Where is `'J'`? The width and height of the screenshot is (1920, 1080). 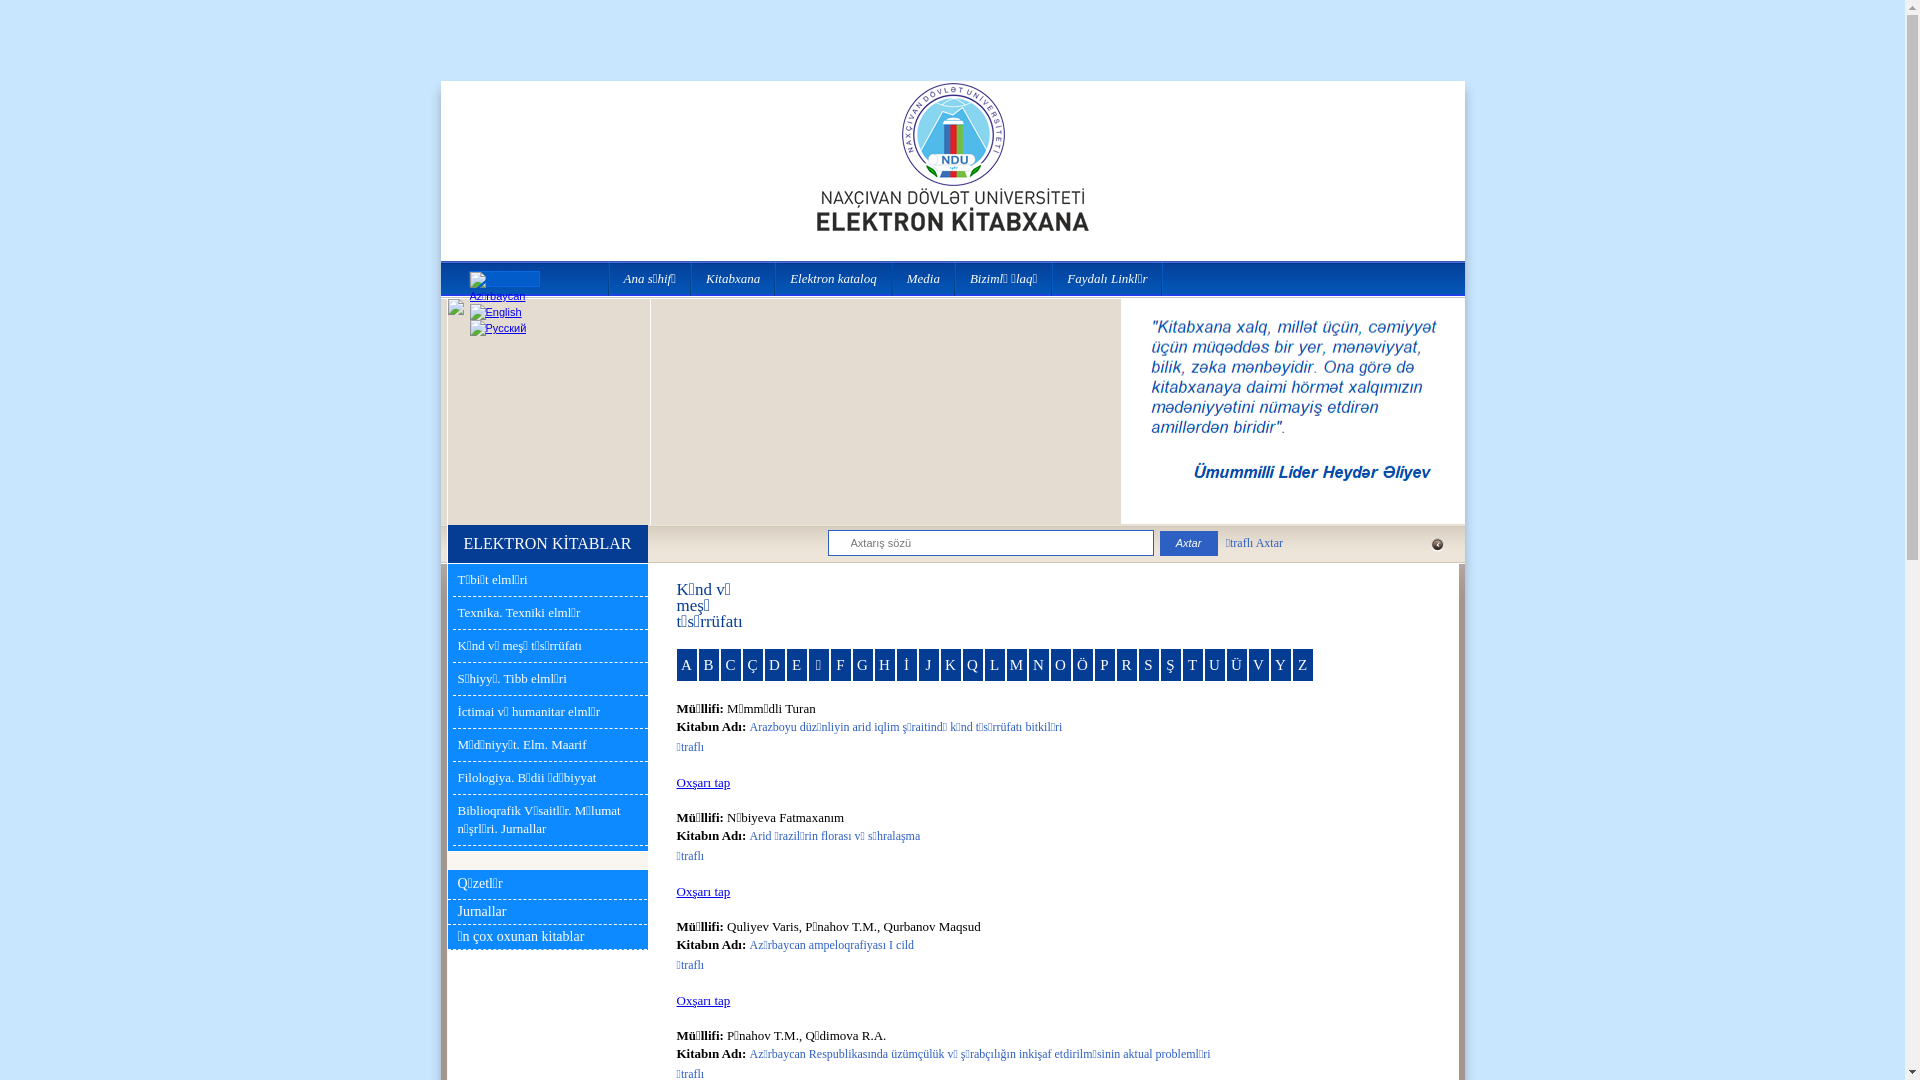 'J' is located at coordinates (928, 664).